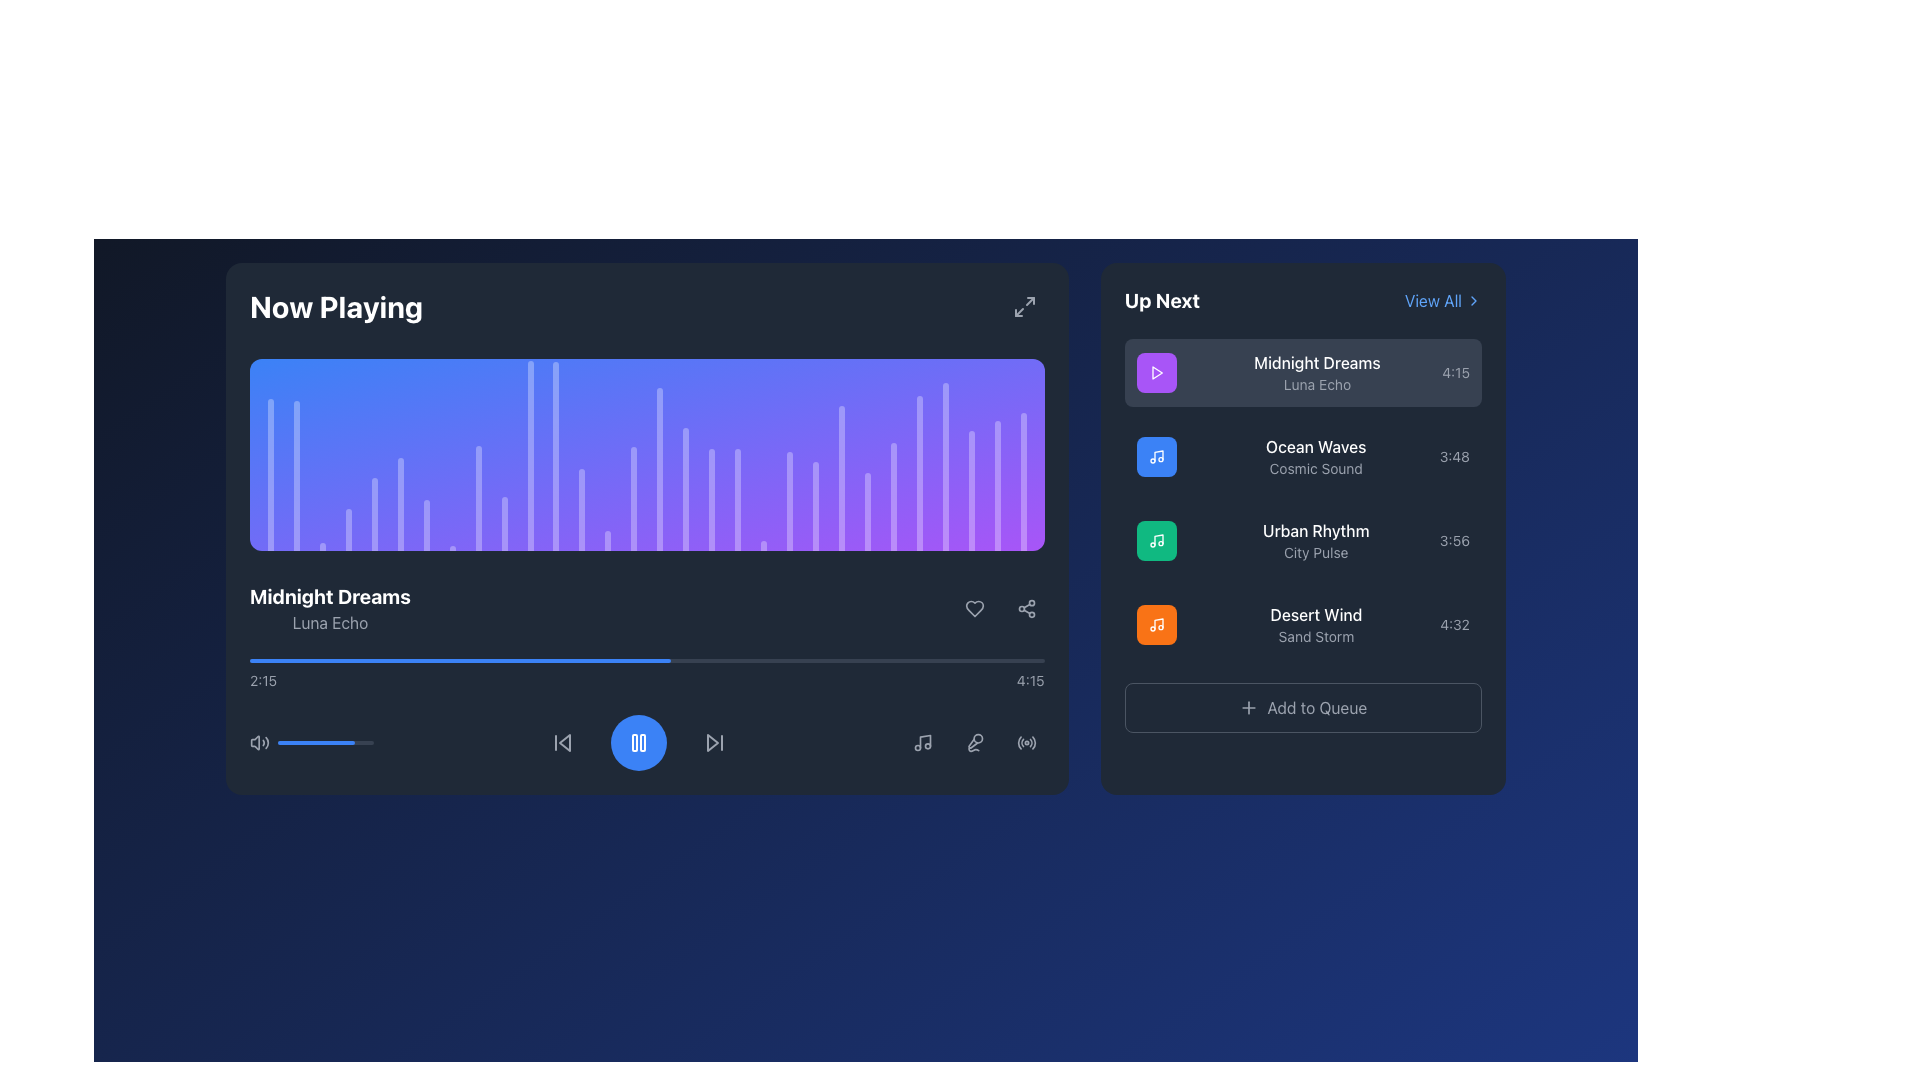 This screenshot has height=1080, width=1920. I want to click on the sixth vertical bar in the waveform display located at the top section of the 'Now Playing' card, so click(400, 503).